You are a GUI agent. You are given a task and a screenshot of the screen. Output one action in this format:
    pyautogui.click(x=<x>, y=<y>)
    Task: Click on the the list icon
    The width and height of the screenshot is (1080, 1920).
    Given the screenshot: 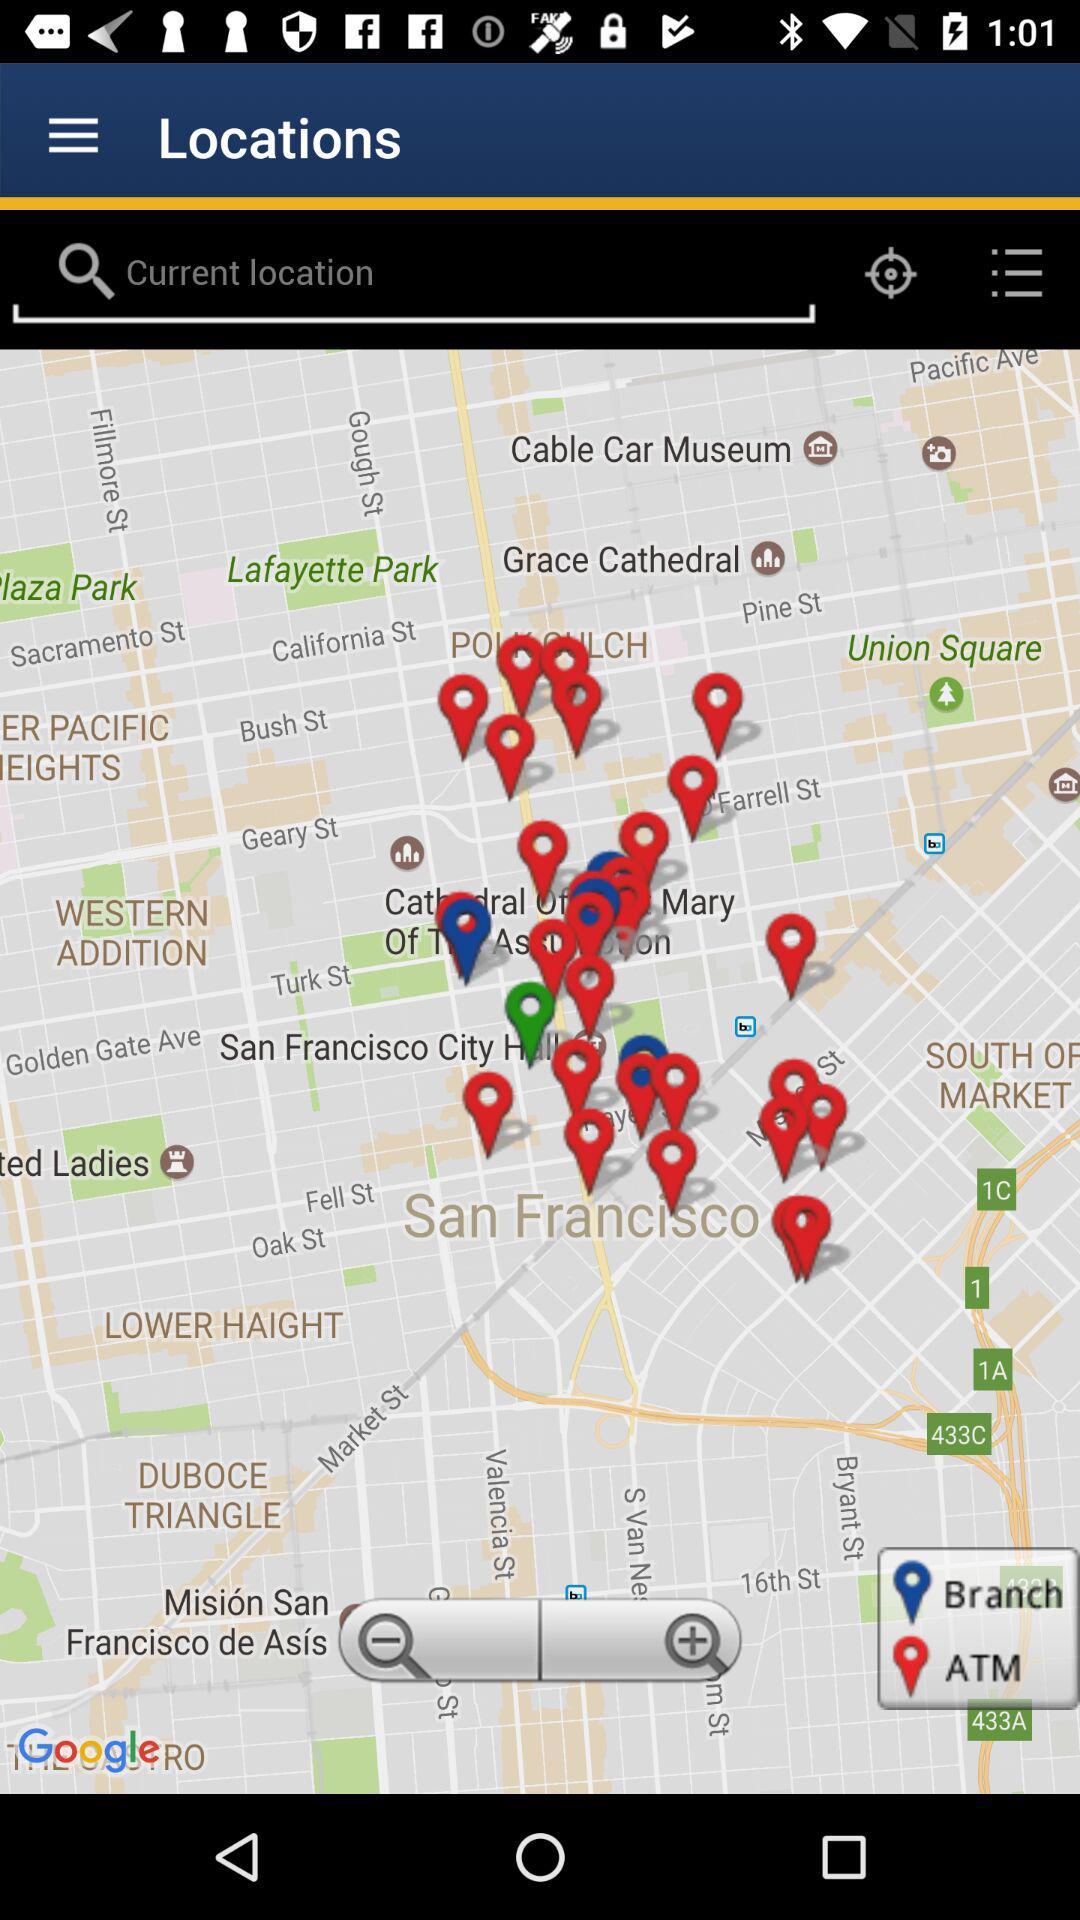 What is the action you would take?
    pyautogui.click(x=1017, y=272)
    